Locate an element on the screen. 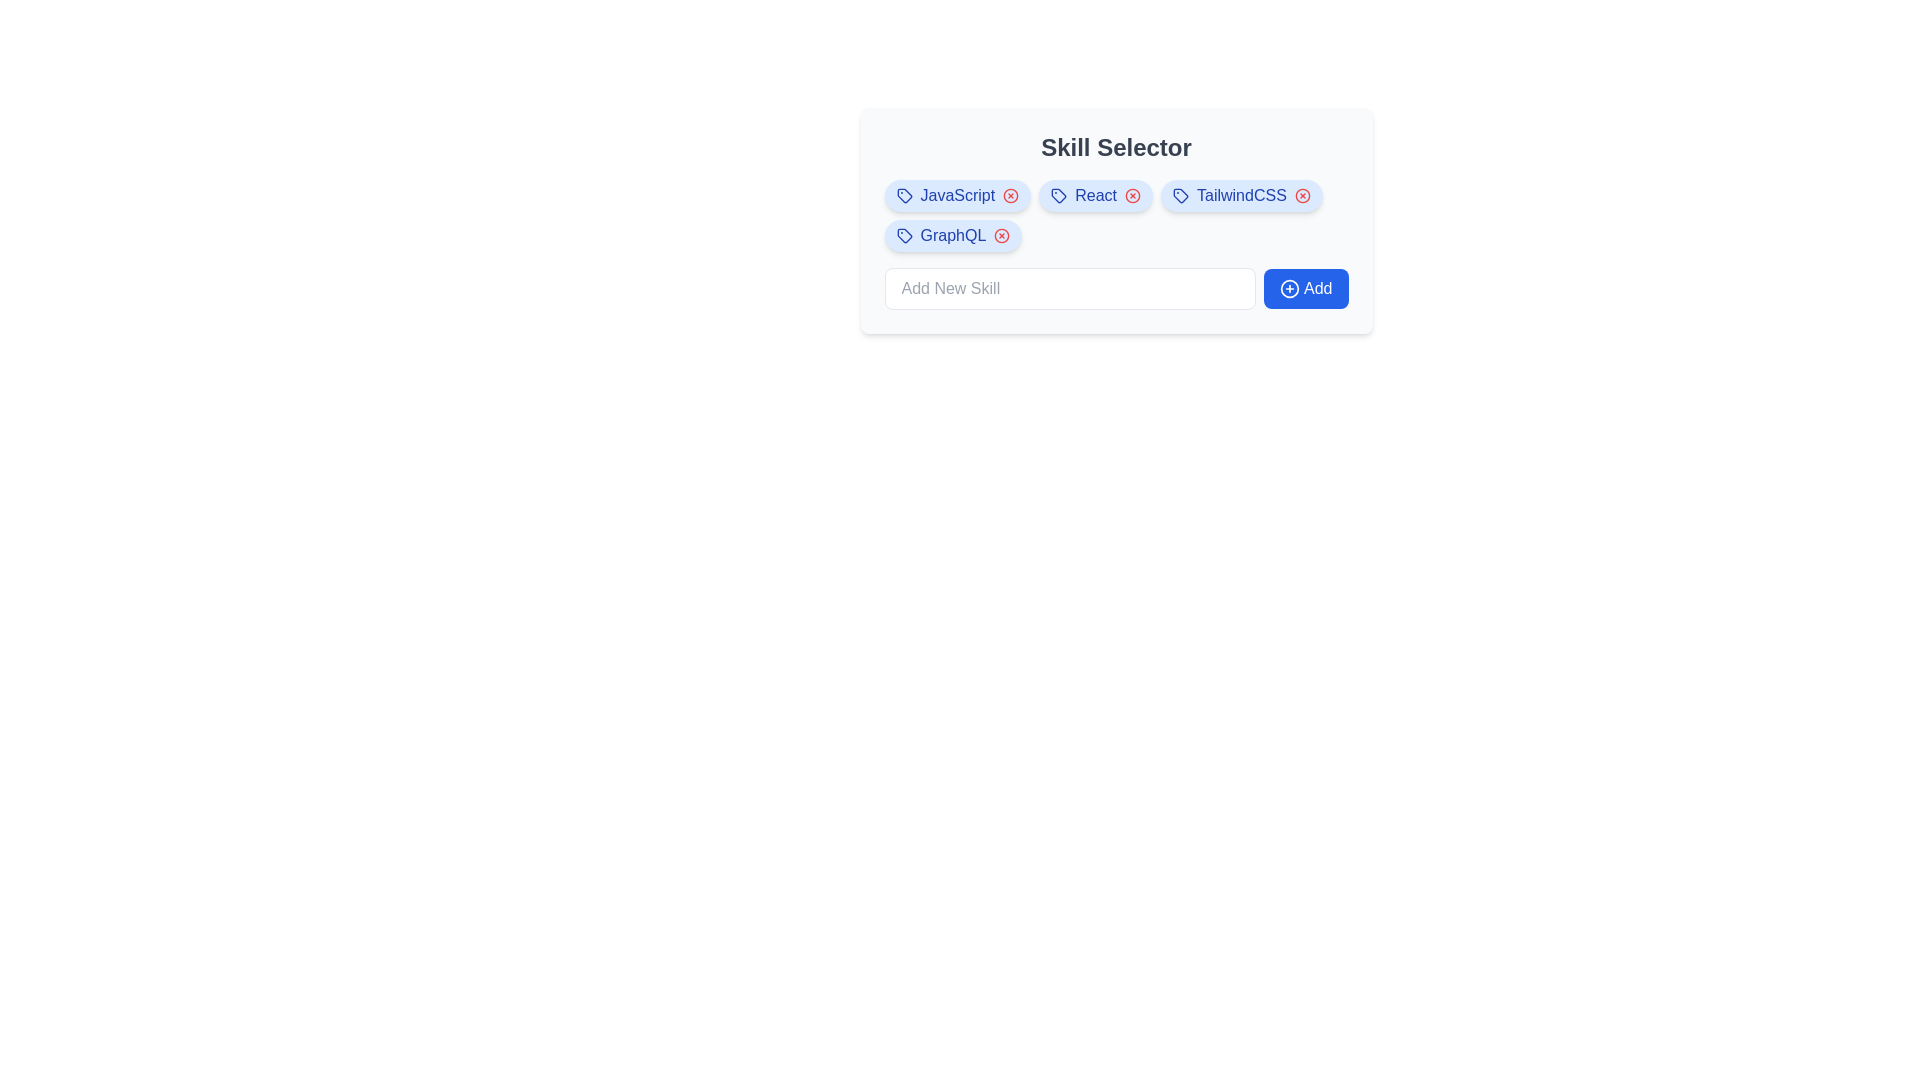  the remove button for the skill TailwindCSS is located at coordinates (1302, 196).